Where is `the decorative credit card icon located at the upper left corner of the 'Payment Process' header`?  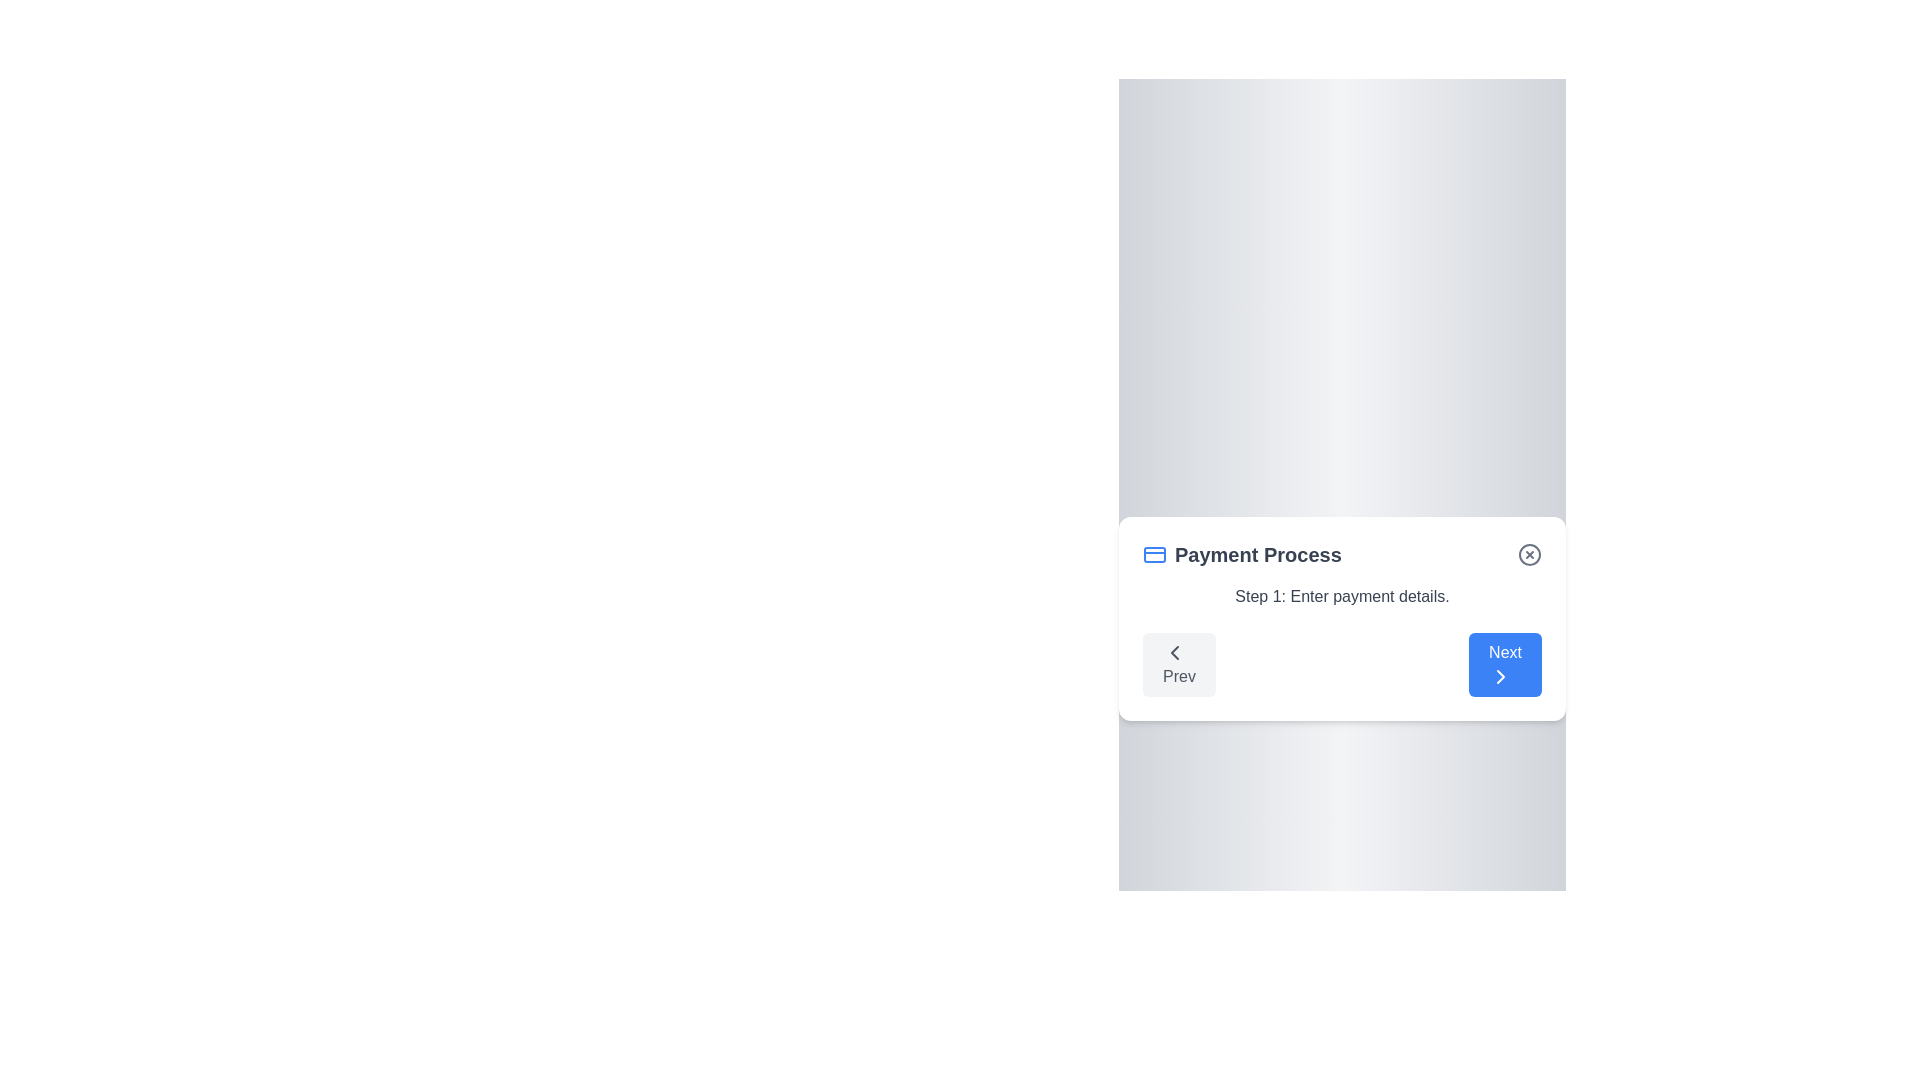
the decorative credit card icon located at the upper left corner of the 'Payment Process' header is located at coordinates (1155, 555).